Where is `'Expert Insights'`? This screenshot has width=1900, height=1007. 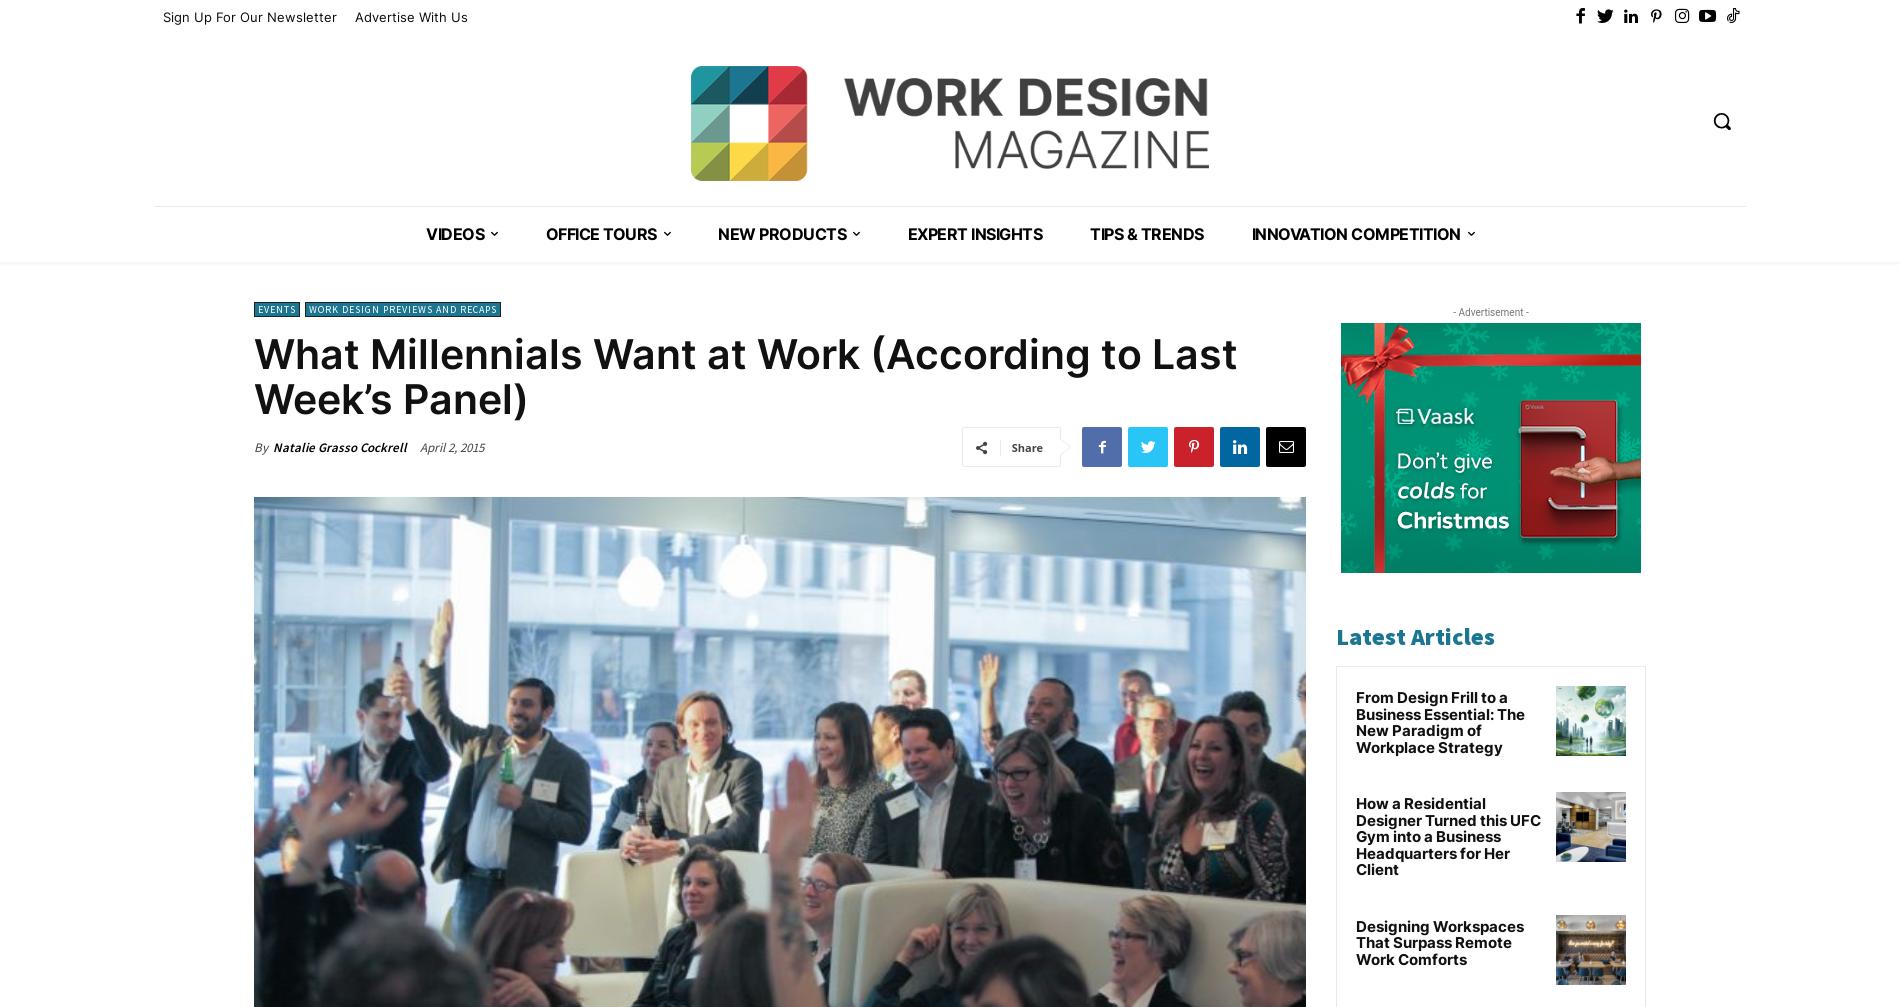 'Expert Insights' is located at coordinates (974, 234).